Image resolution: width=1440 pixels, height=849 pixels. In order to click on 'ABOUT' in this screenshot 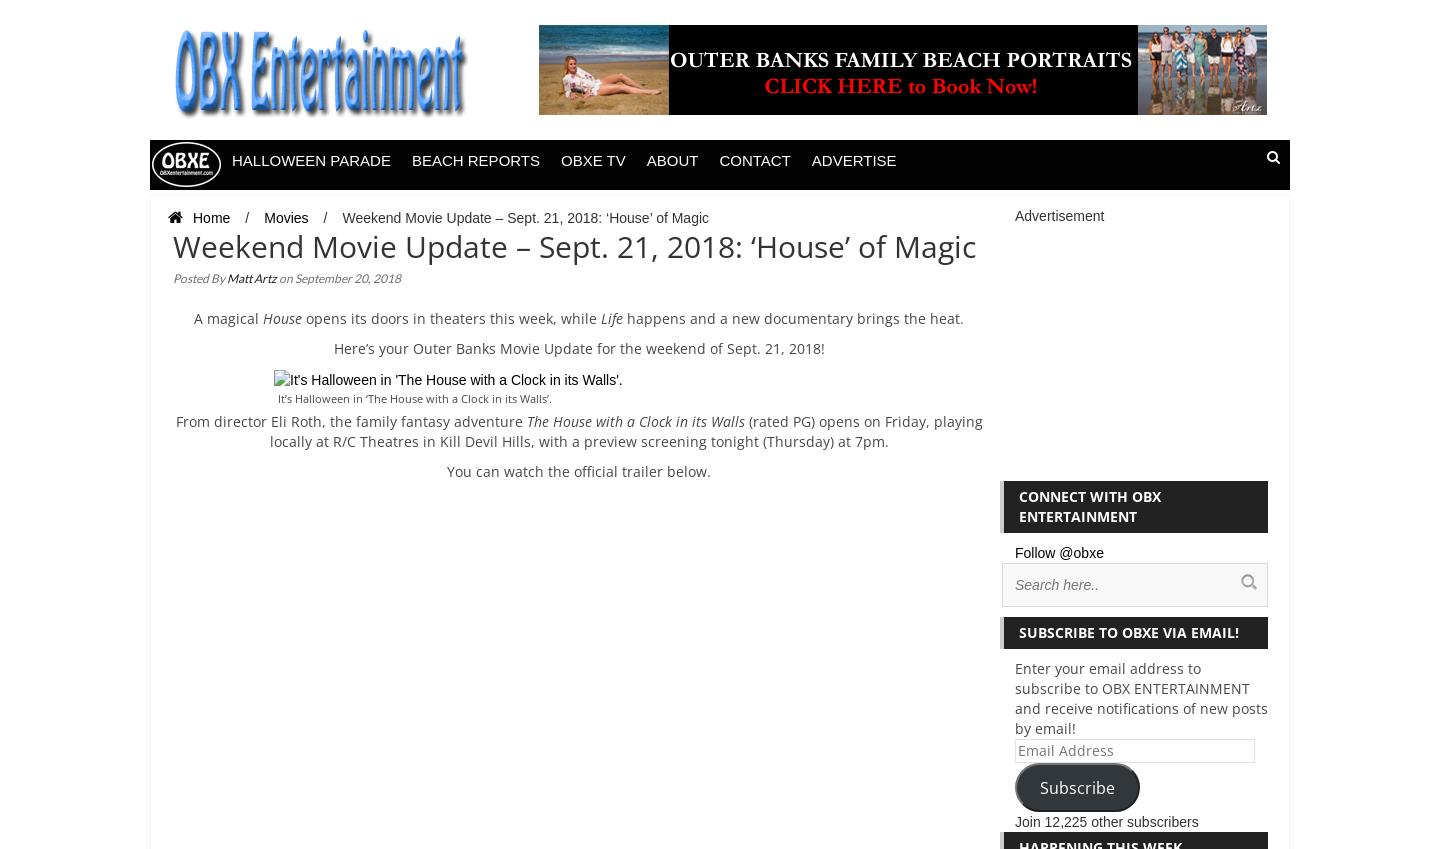, I will do `click(672, 160)`.